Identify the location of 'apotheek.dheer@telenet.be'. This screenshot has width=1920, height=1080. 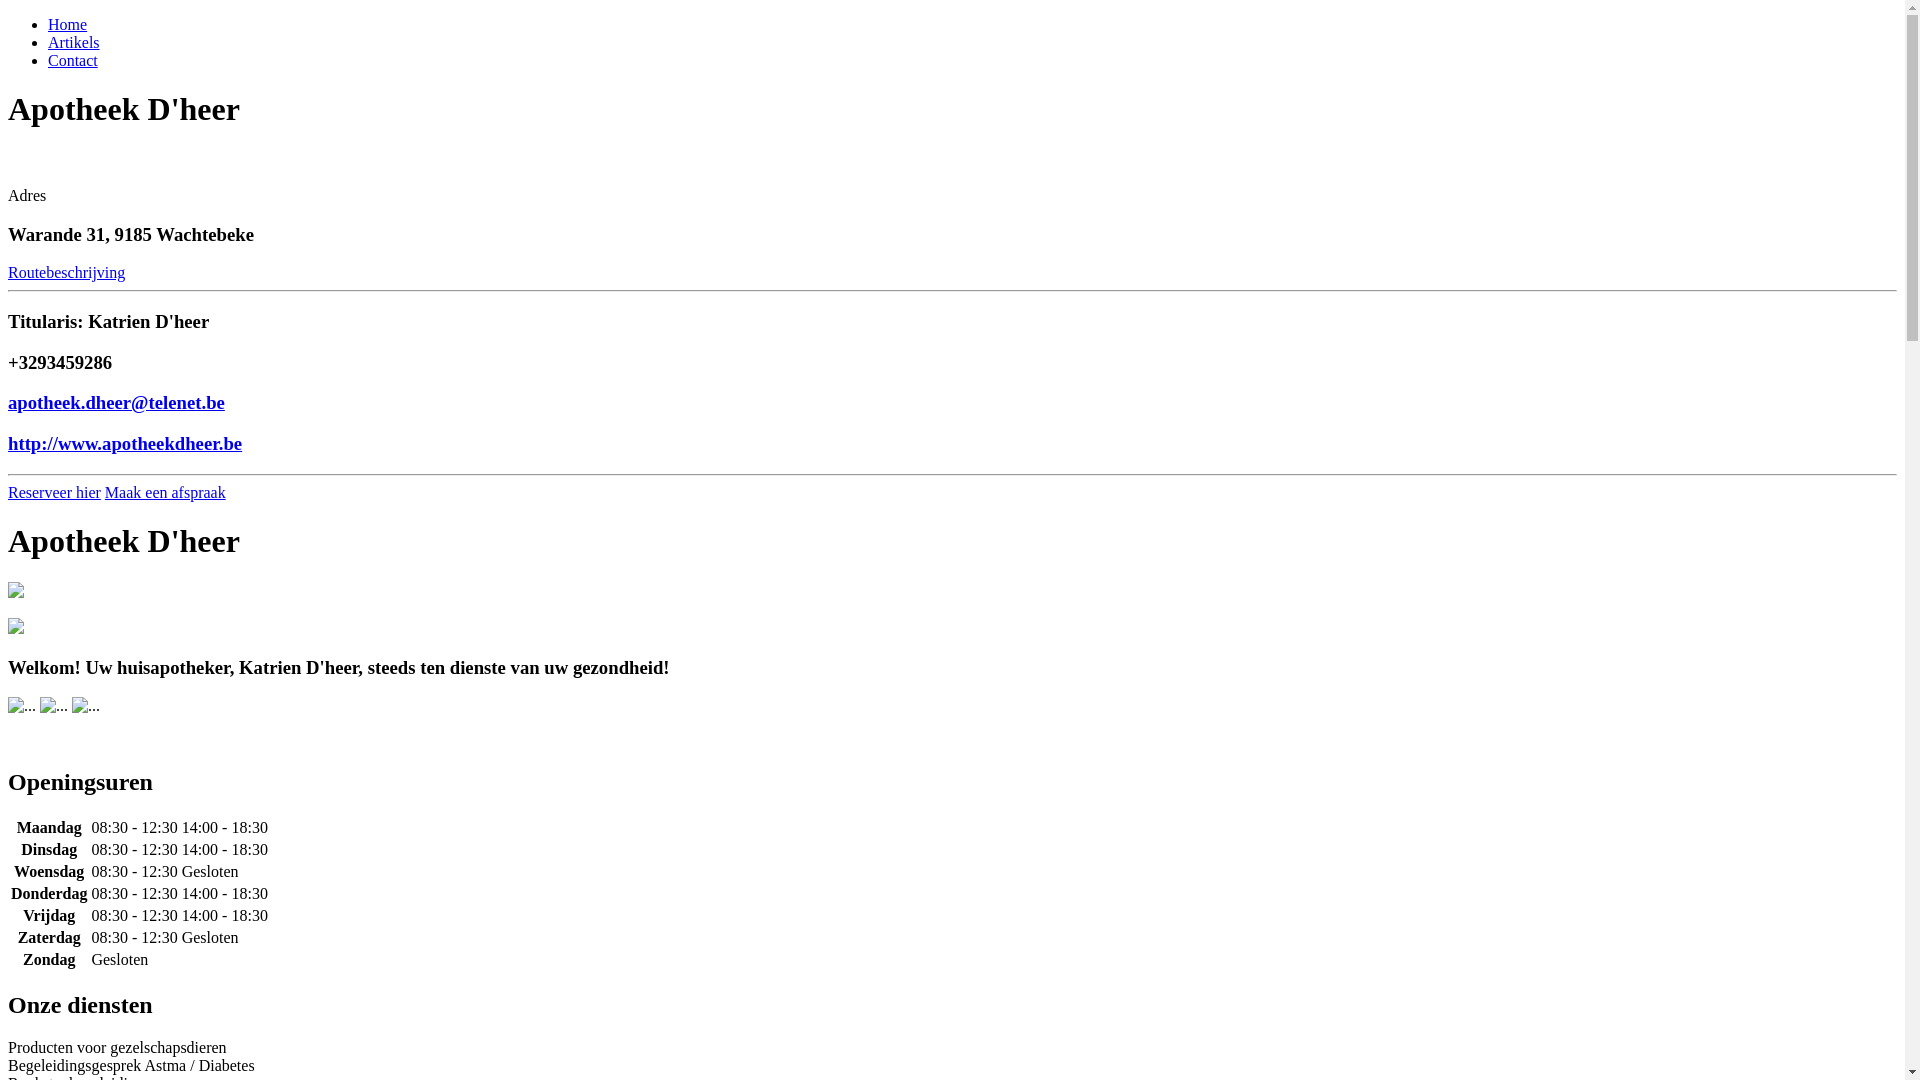
(115, 402).